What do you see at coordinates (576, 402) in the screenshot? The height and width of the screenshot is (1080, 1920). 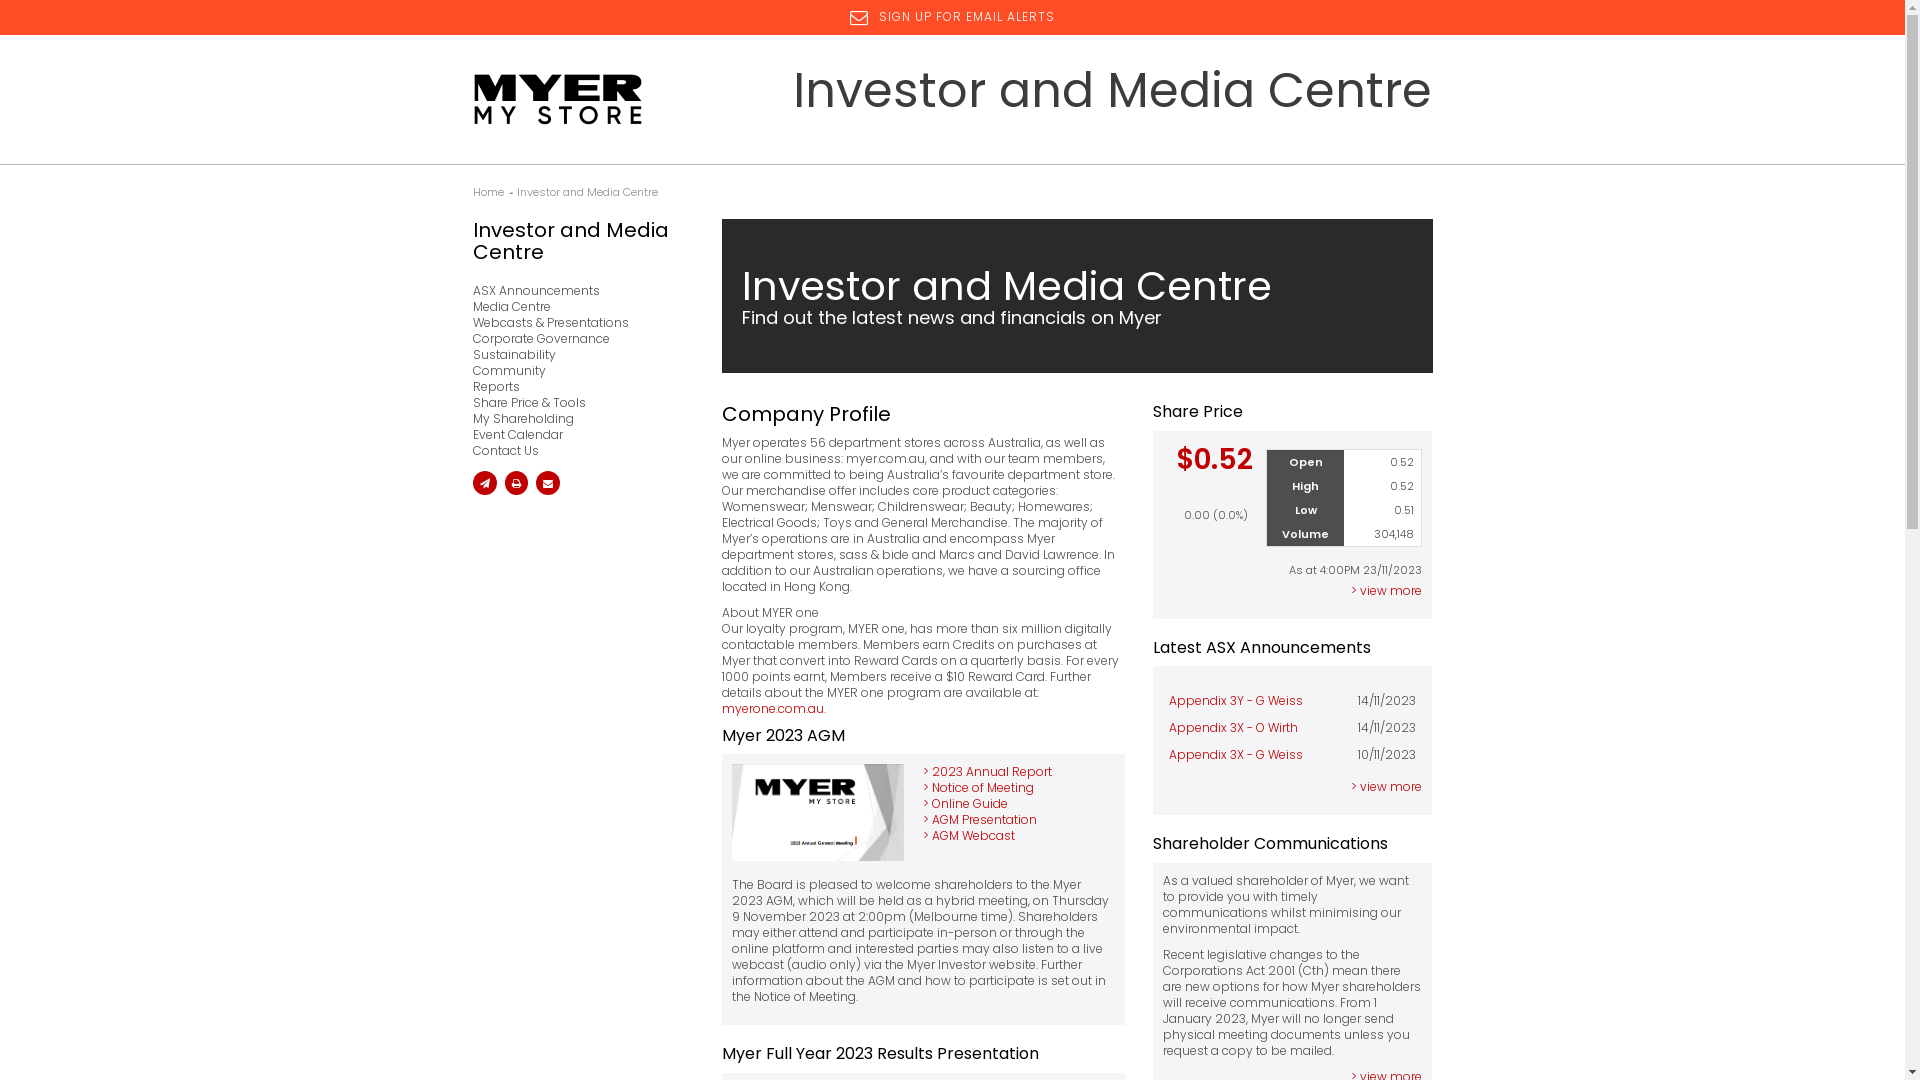 I see `'Share Price & Tools'` at bounding box center [576, 402].